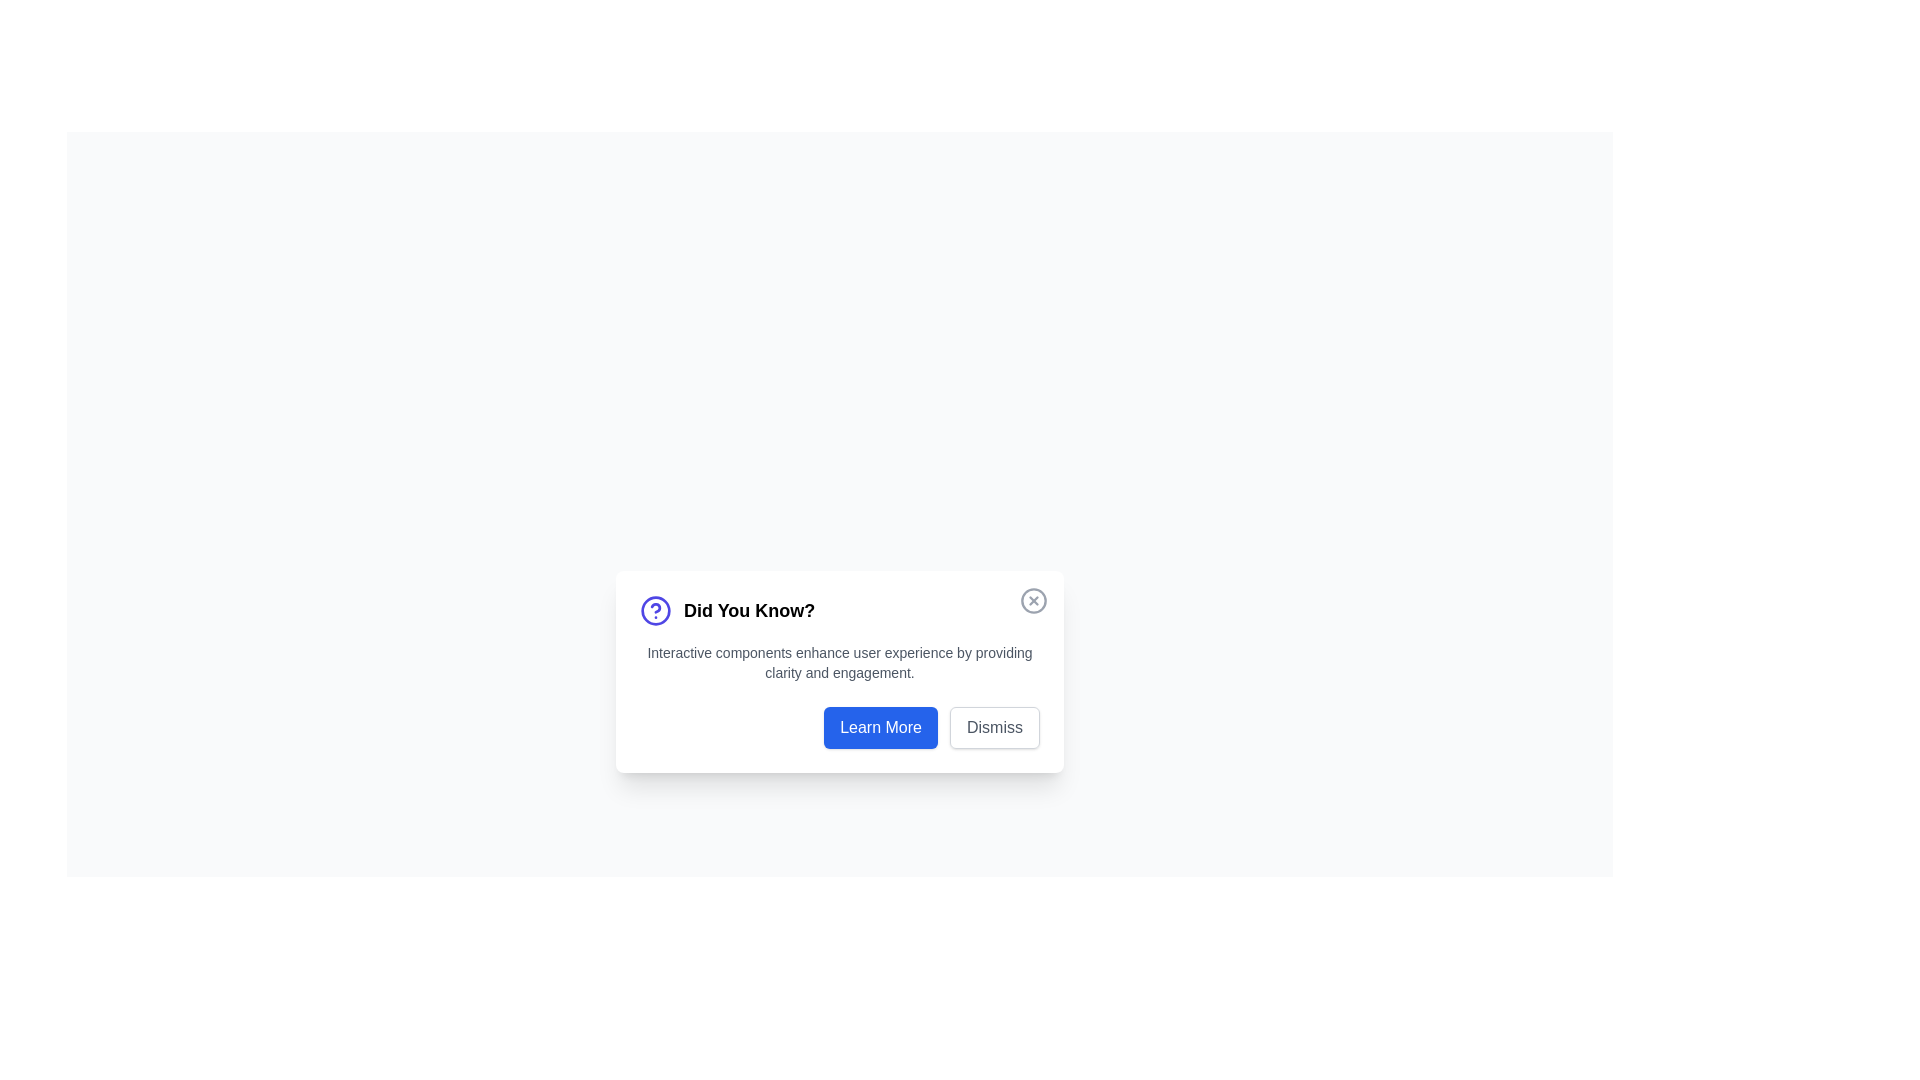  I want to click on the text heading located centrally in the dialog box at the bottom of the interface, positioned to the right of a circular icon with a question mark, so click(748, 609).